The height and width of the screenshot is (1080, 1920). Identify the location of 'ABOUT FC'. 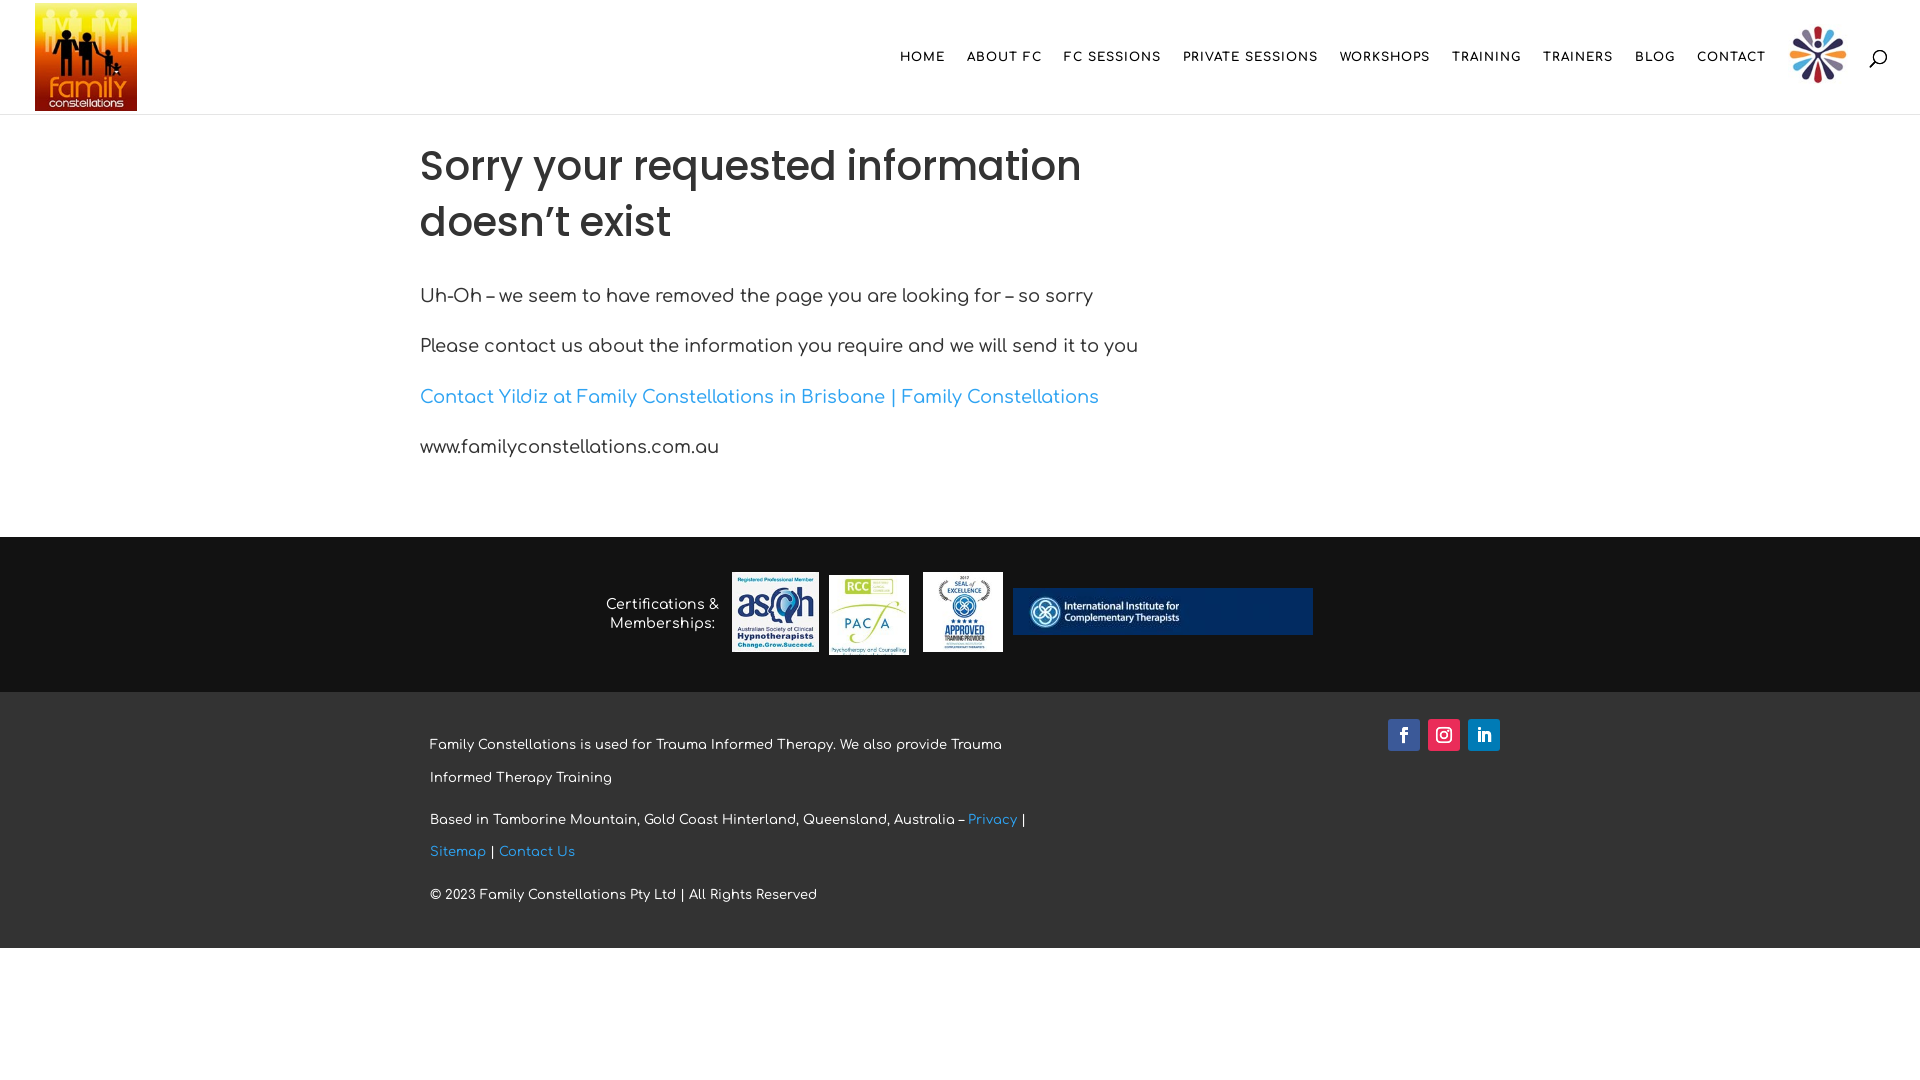
(1004, 80).